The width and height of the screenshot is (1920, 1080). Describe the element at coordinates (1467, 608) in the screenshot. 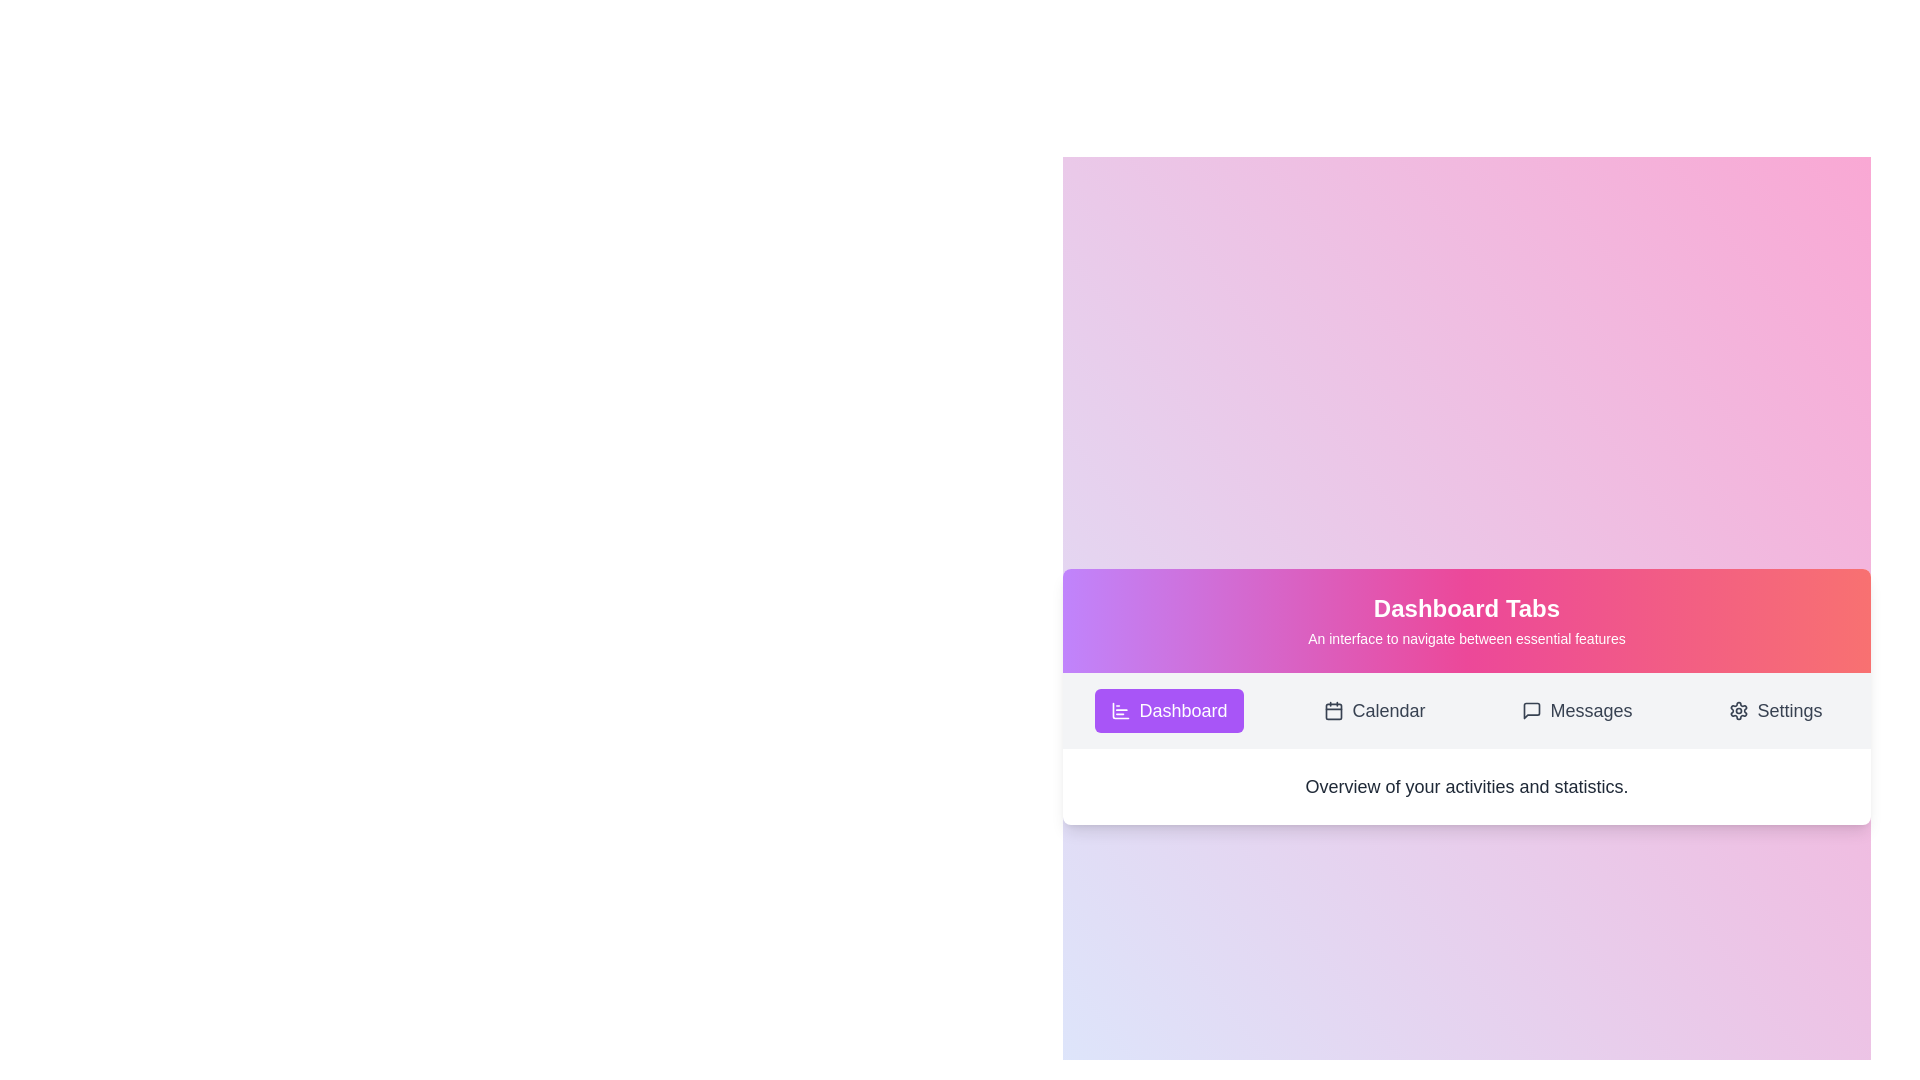

I see `the header label located at the top-center of the gradient-colored header area, which introduces the section below and is directly above the subtitle 'An interface to navigate between essential features'` at that location.